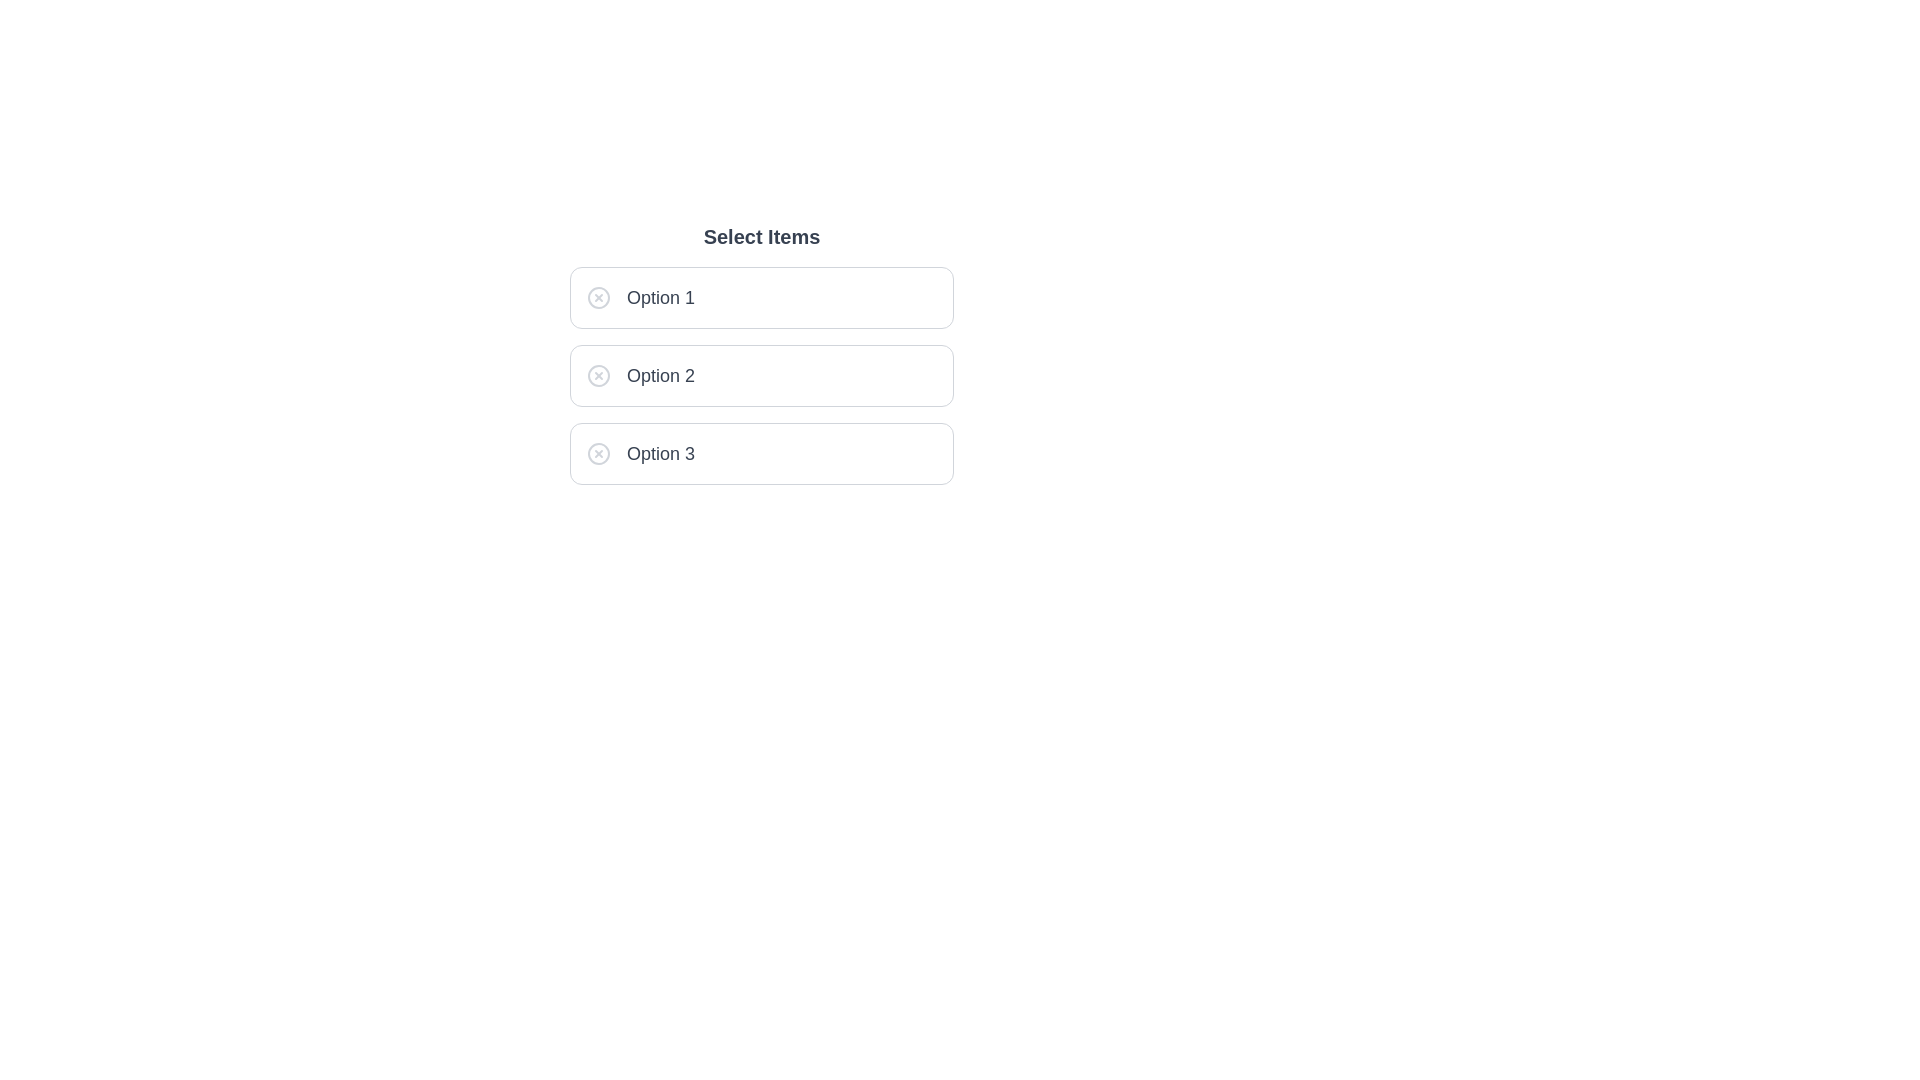  Describe the element at coordinates (598, 297) in the screenshot. I see `the circular icon with a gray border and an 'x' inside it, located to the left of 'Option 1'` at that location.